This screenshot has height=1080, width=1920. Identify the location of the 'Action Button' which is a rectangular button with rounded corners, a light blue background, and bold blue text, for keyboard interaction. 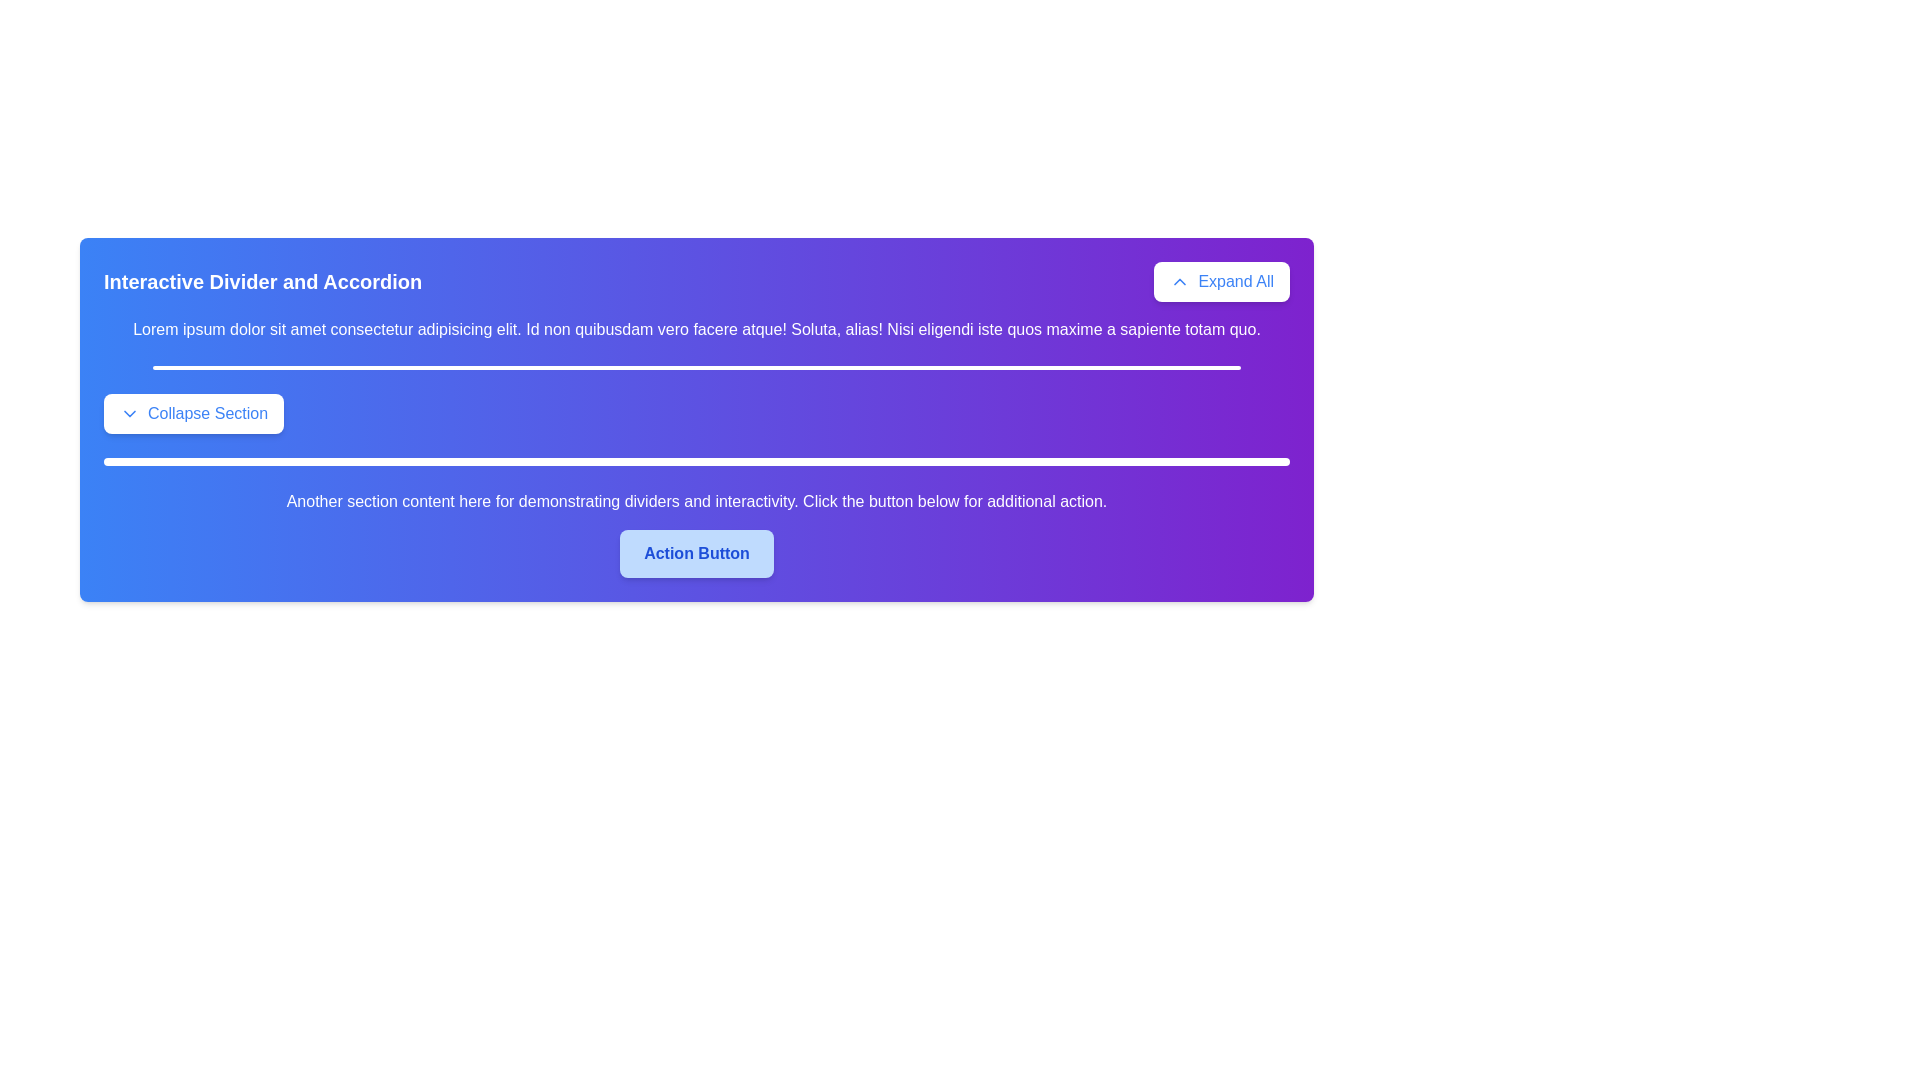
(696, 554).